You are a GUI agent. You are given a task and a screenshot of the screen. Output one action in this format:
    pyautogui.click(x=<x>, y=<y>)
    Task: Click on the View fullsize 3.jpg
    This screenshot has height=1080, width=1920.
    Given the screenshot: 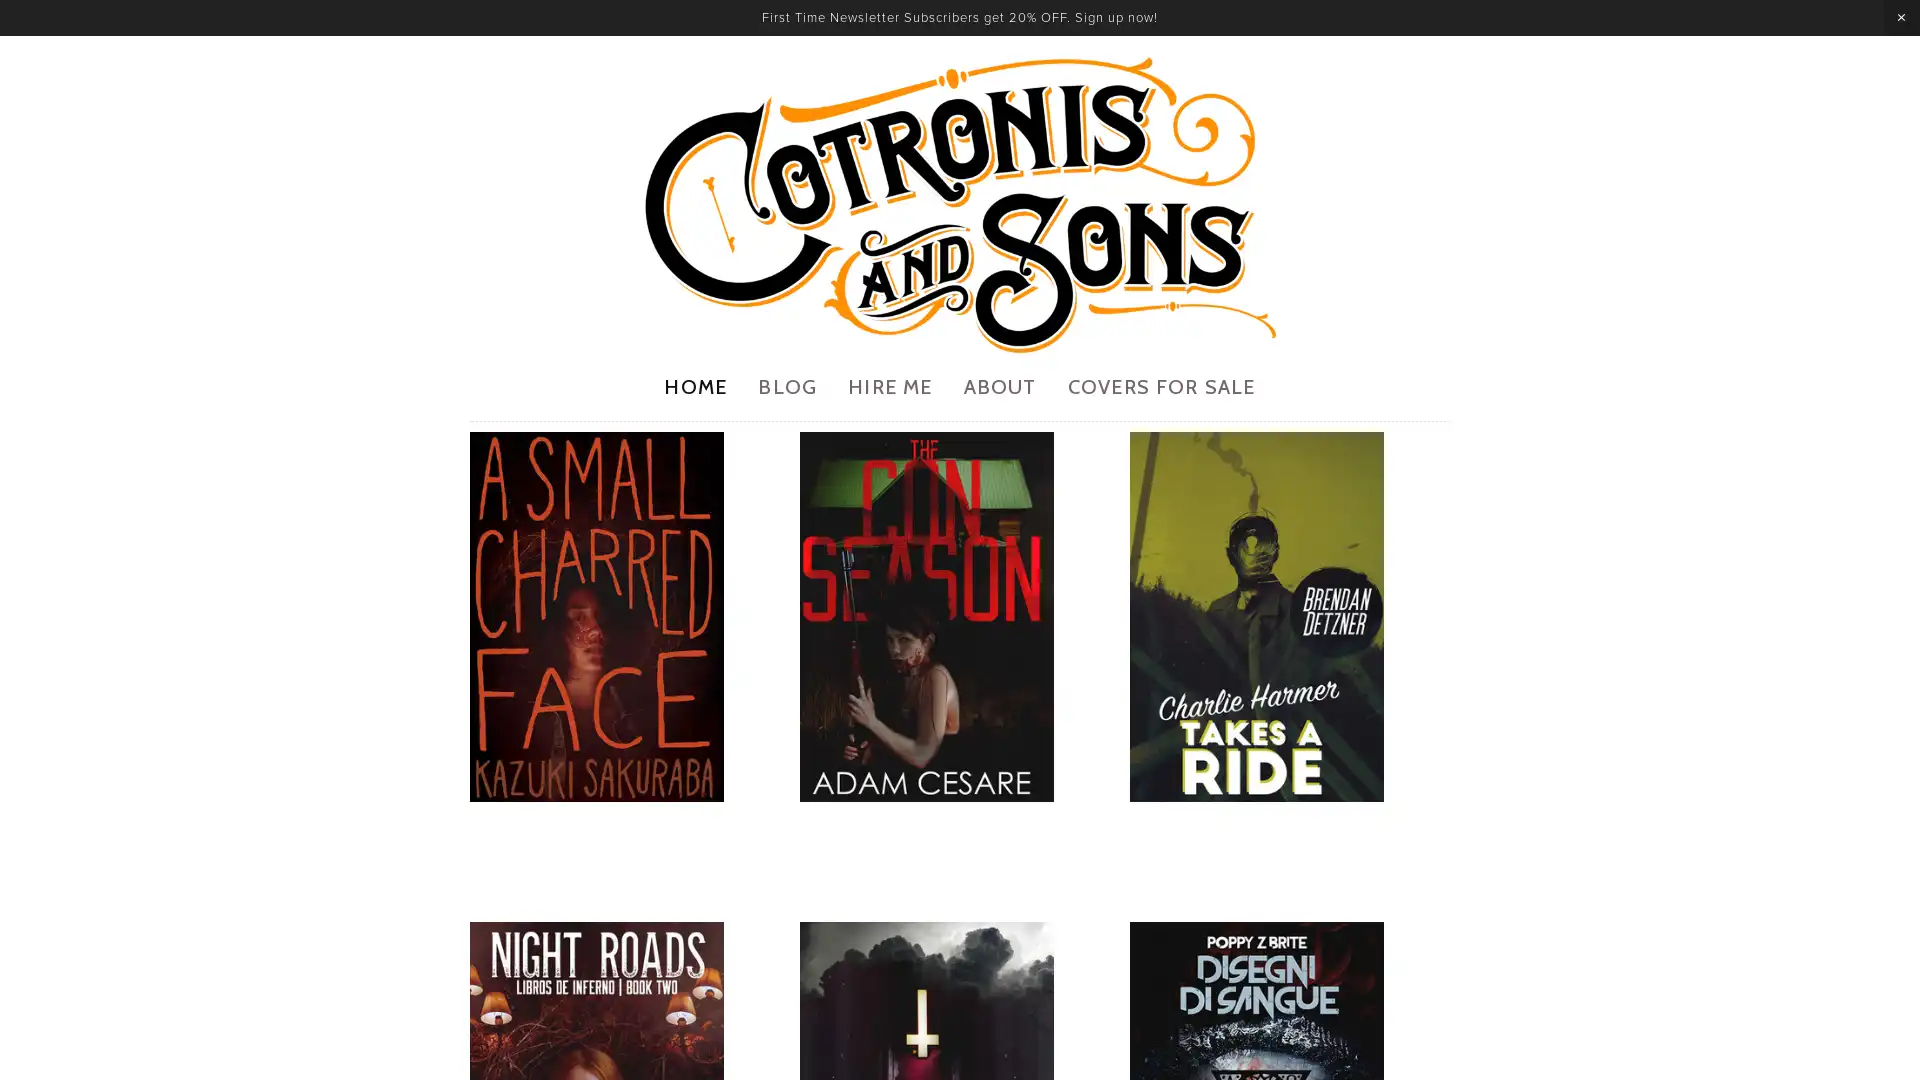 What is the action you would take?
    pyautogui.click(x=960, y=671)
    